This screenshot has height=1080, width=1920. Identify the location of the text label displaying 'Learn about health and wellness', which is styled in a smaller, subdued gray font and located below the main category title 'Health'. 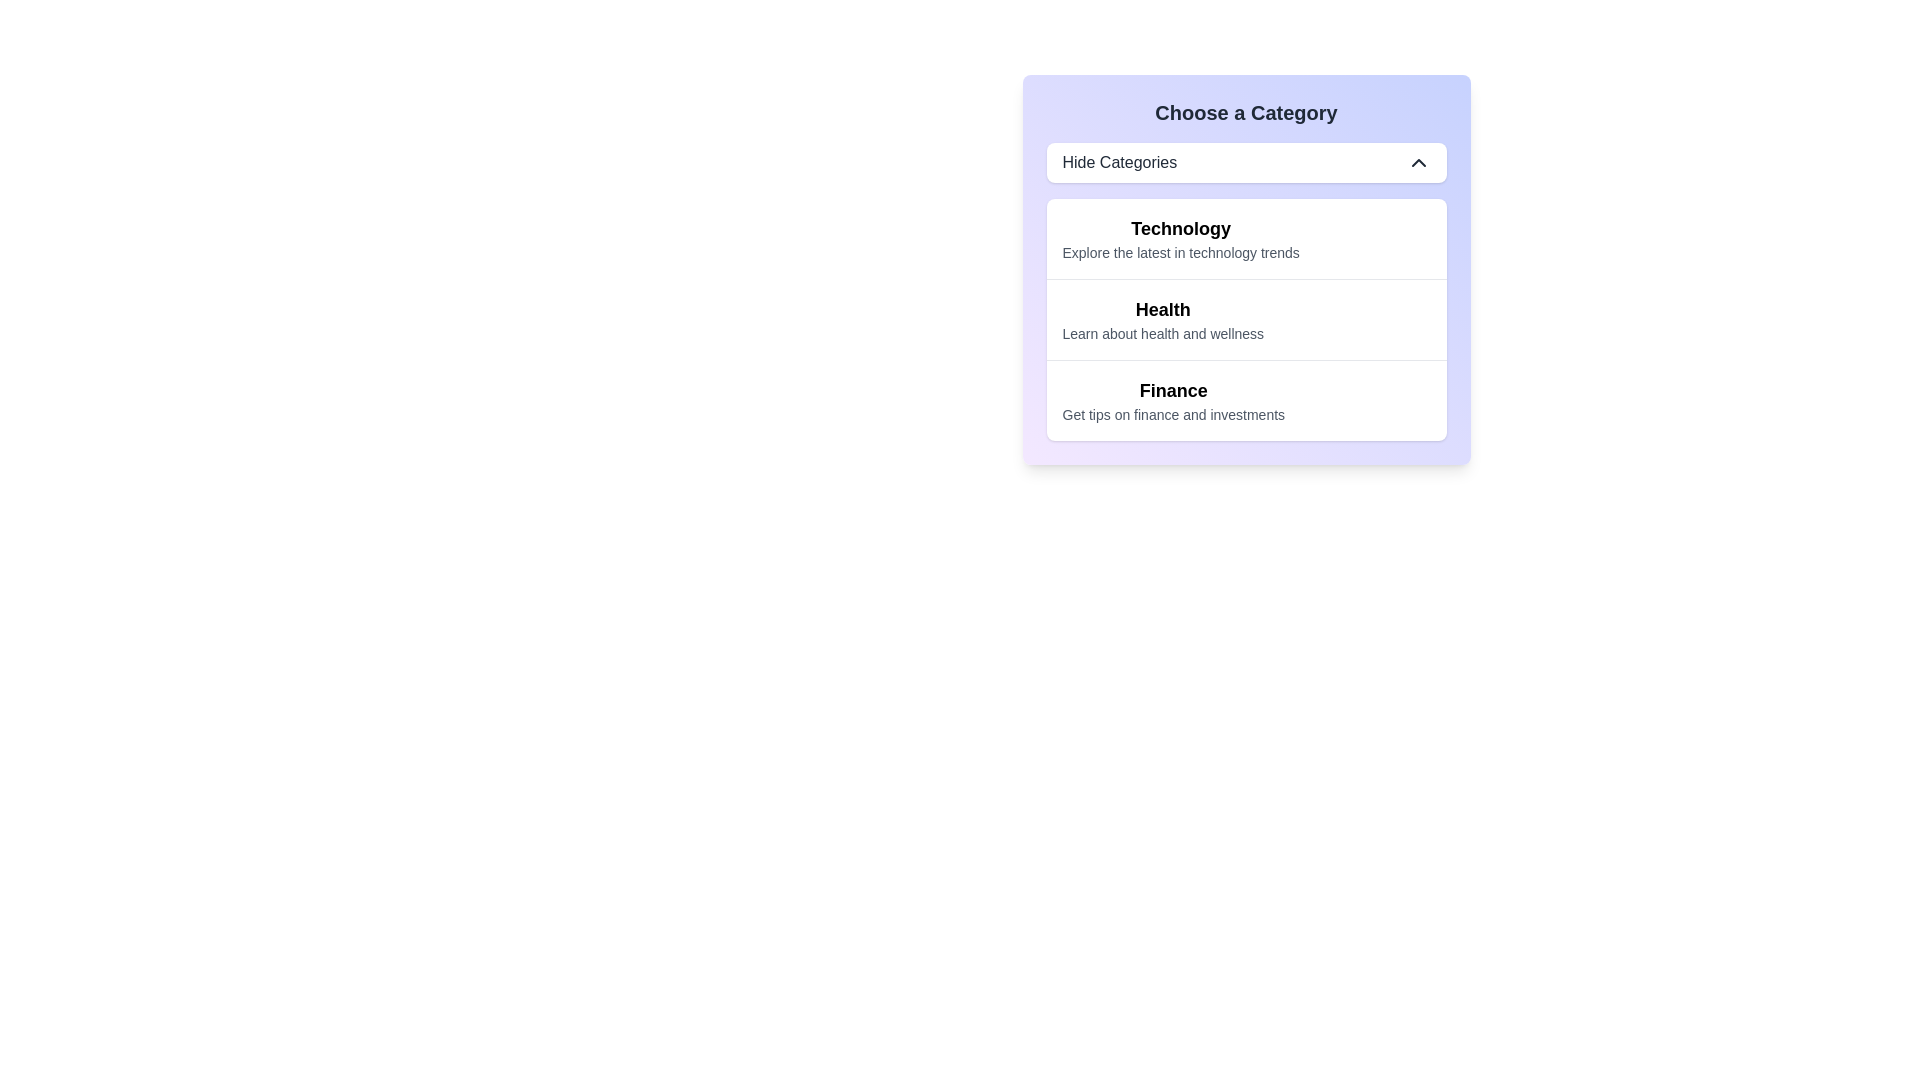
(1163, 333).